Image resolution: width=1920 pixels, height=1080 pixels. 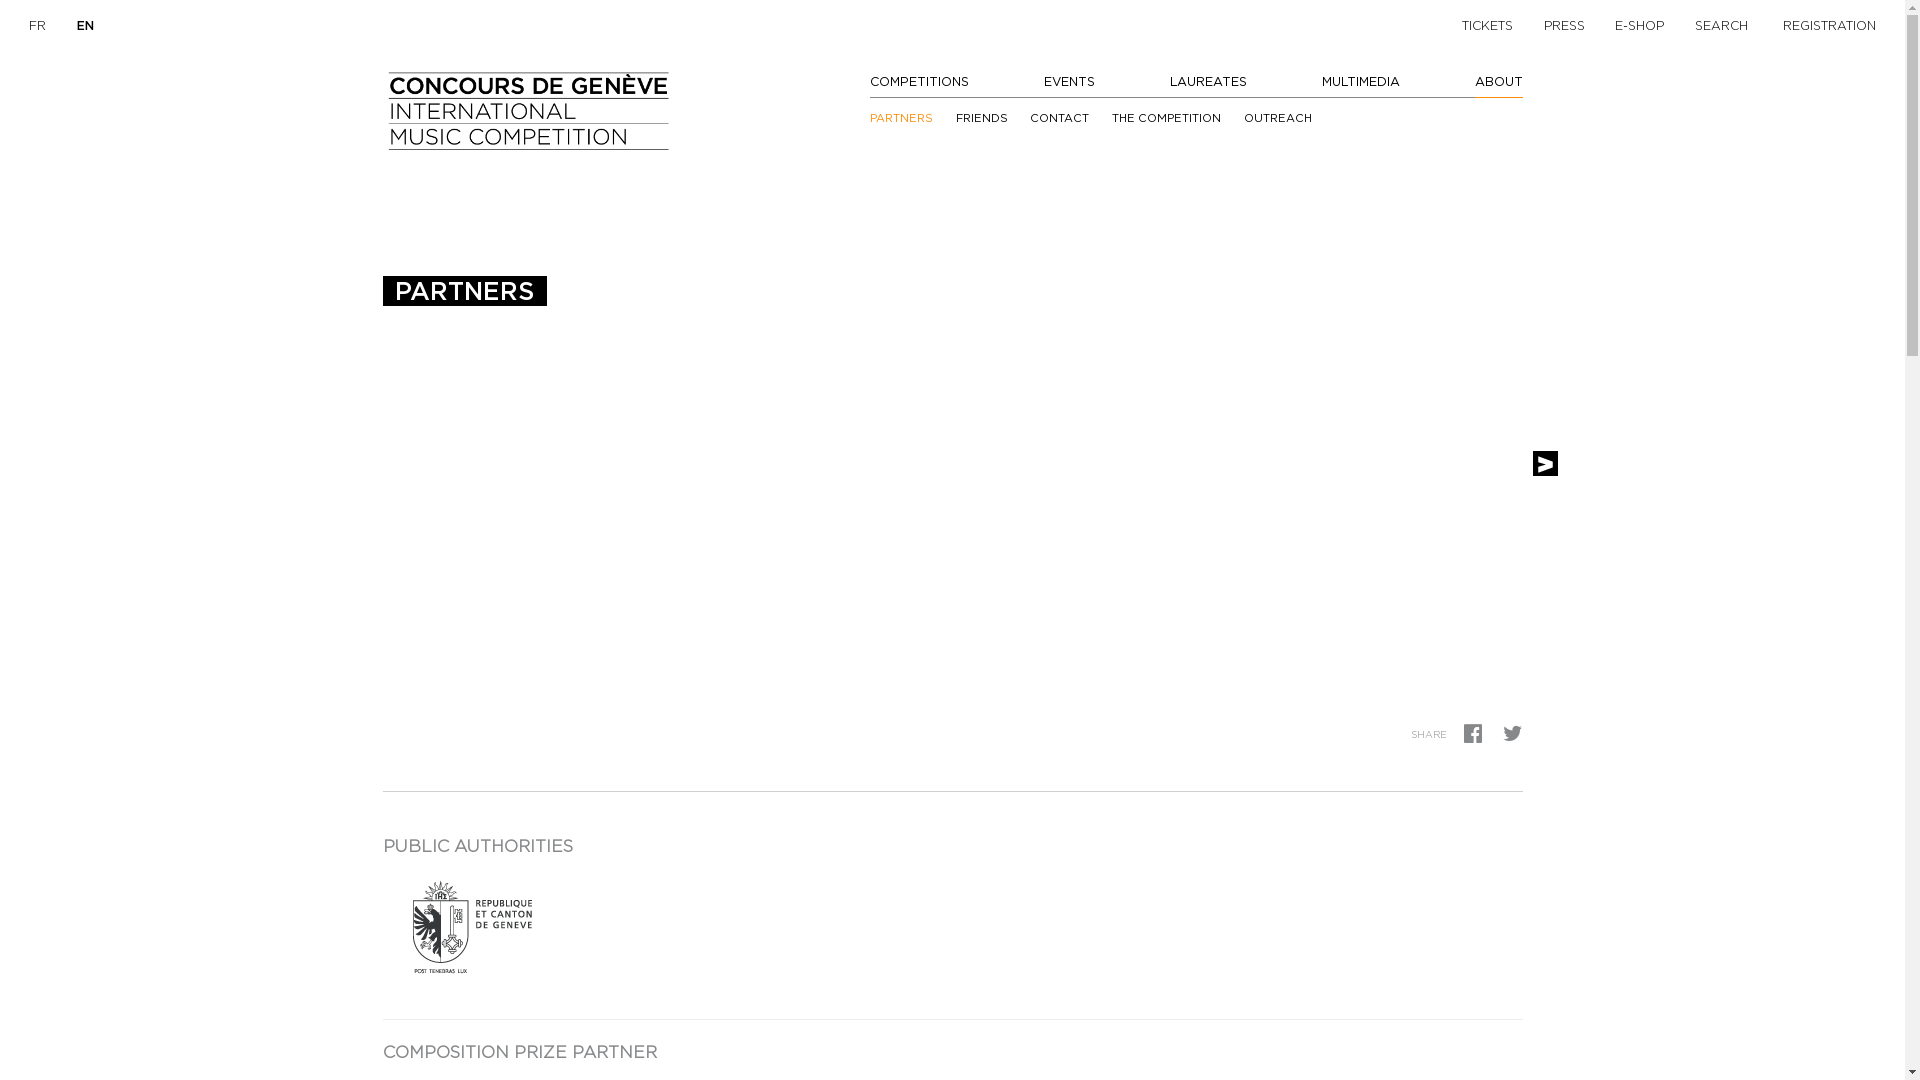 I want to click on 'E-SHOP', so click(x=1614, y=25).